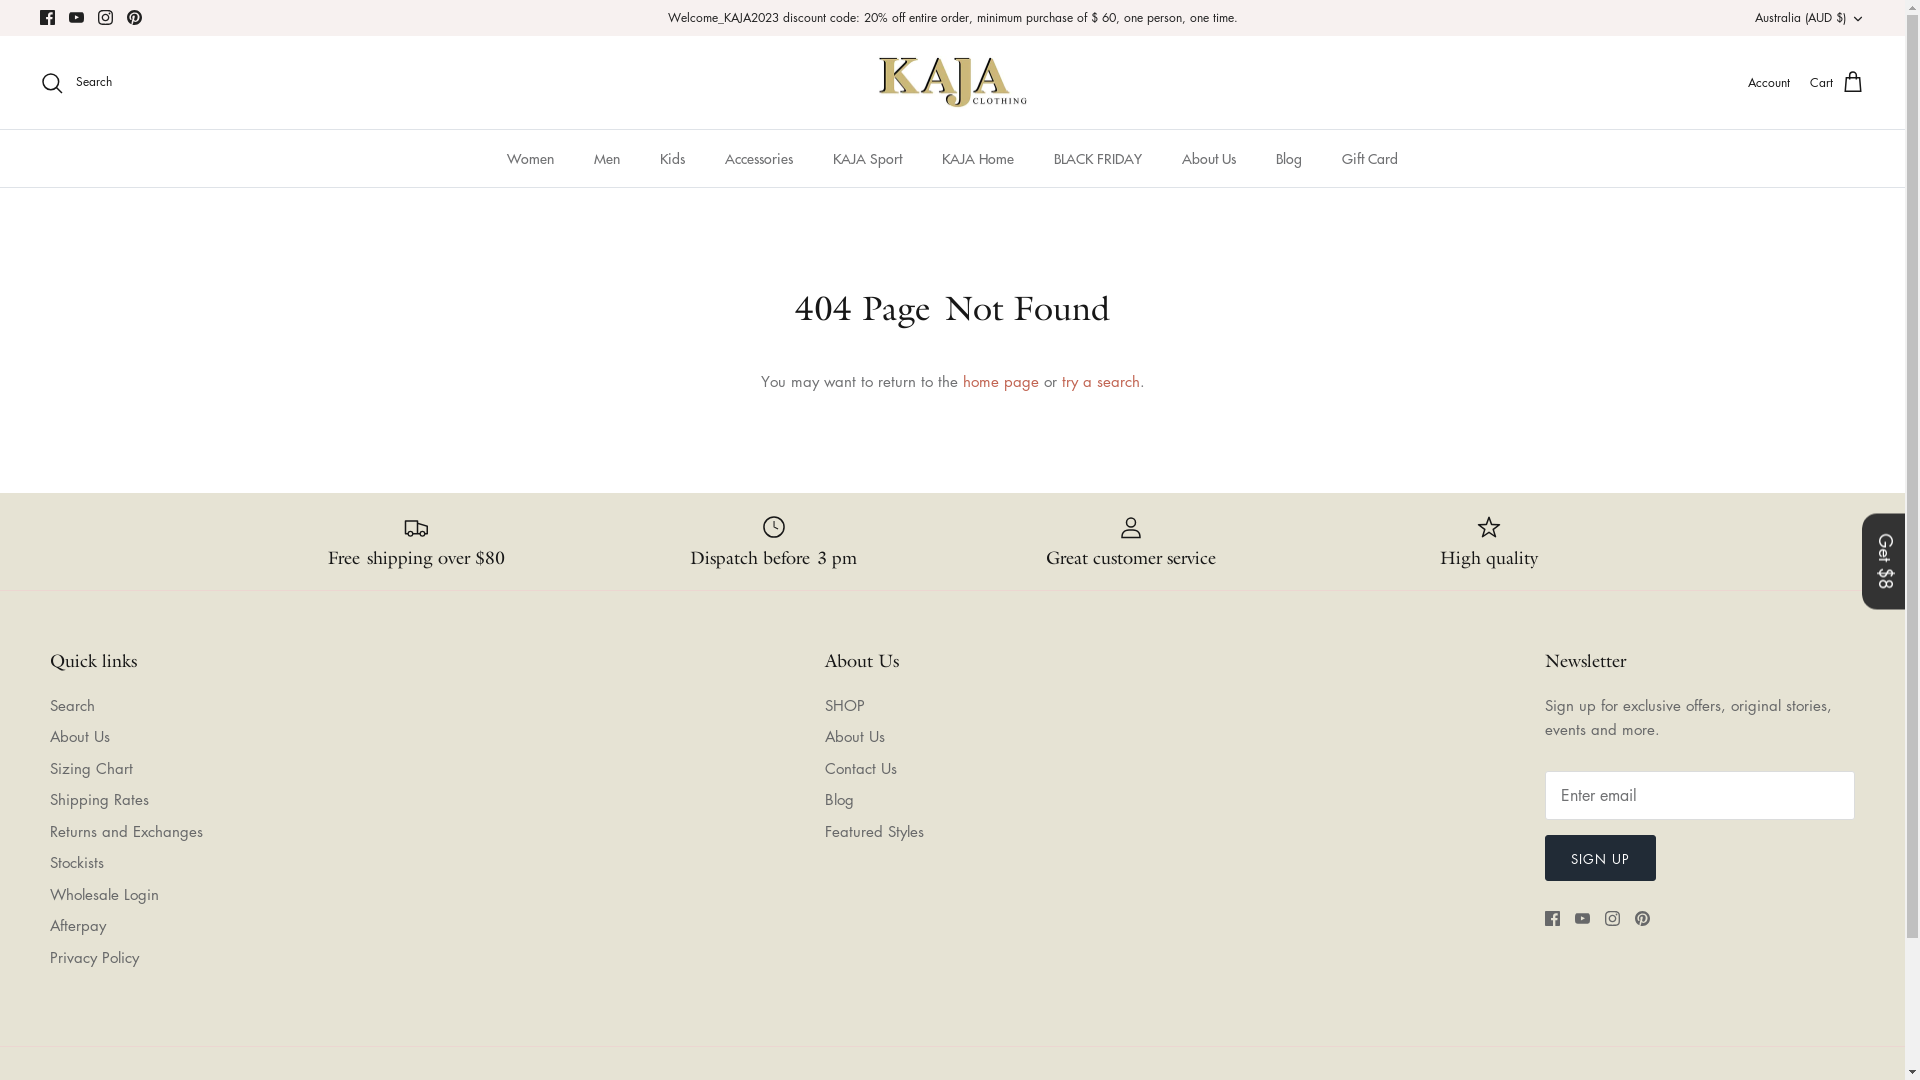 This screenshot has height=1080, width=1920. What do you see at coordinates (873, 830) in the screenshot?
I see `'Featured Styles'` at bounding box center [873, 830].